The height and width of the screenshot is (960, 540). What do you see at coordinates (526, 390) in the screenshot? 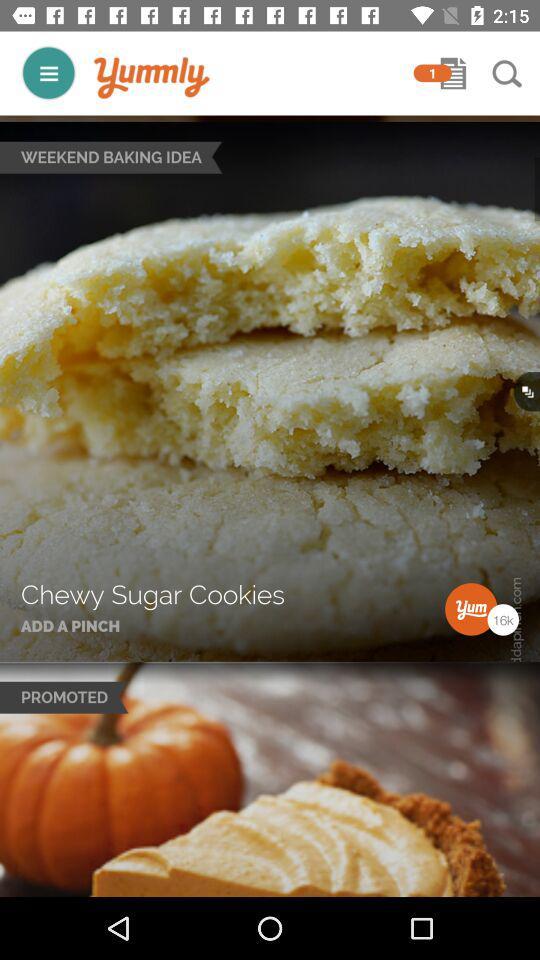
I see `the button in the middle of the page` at bounding box center [526, 390].